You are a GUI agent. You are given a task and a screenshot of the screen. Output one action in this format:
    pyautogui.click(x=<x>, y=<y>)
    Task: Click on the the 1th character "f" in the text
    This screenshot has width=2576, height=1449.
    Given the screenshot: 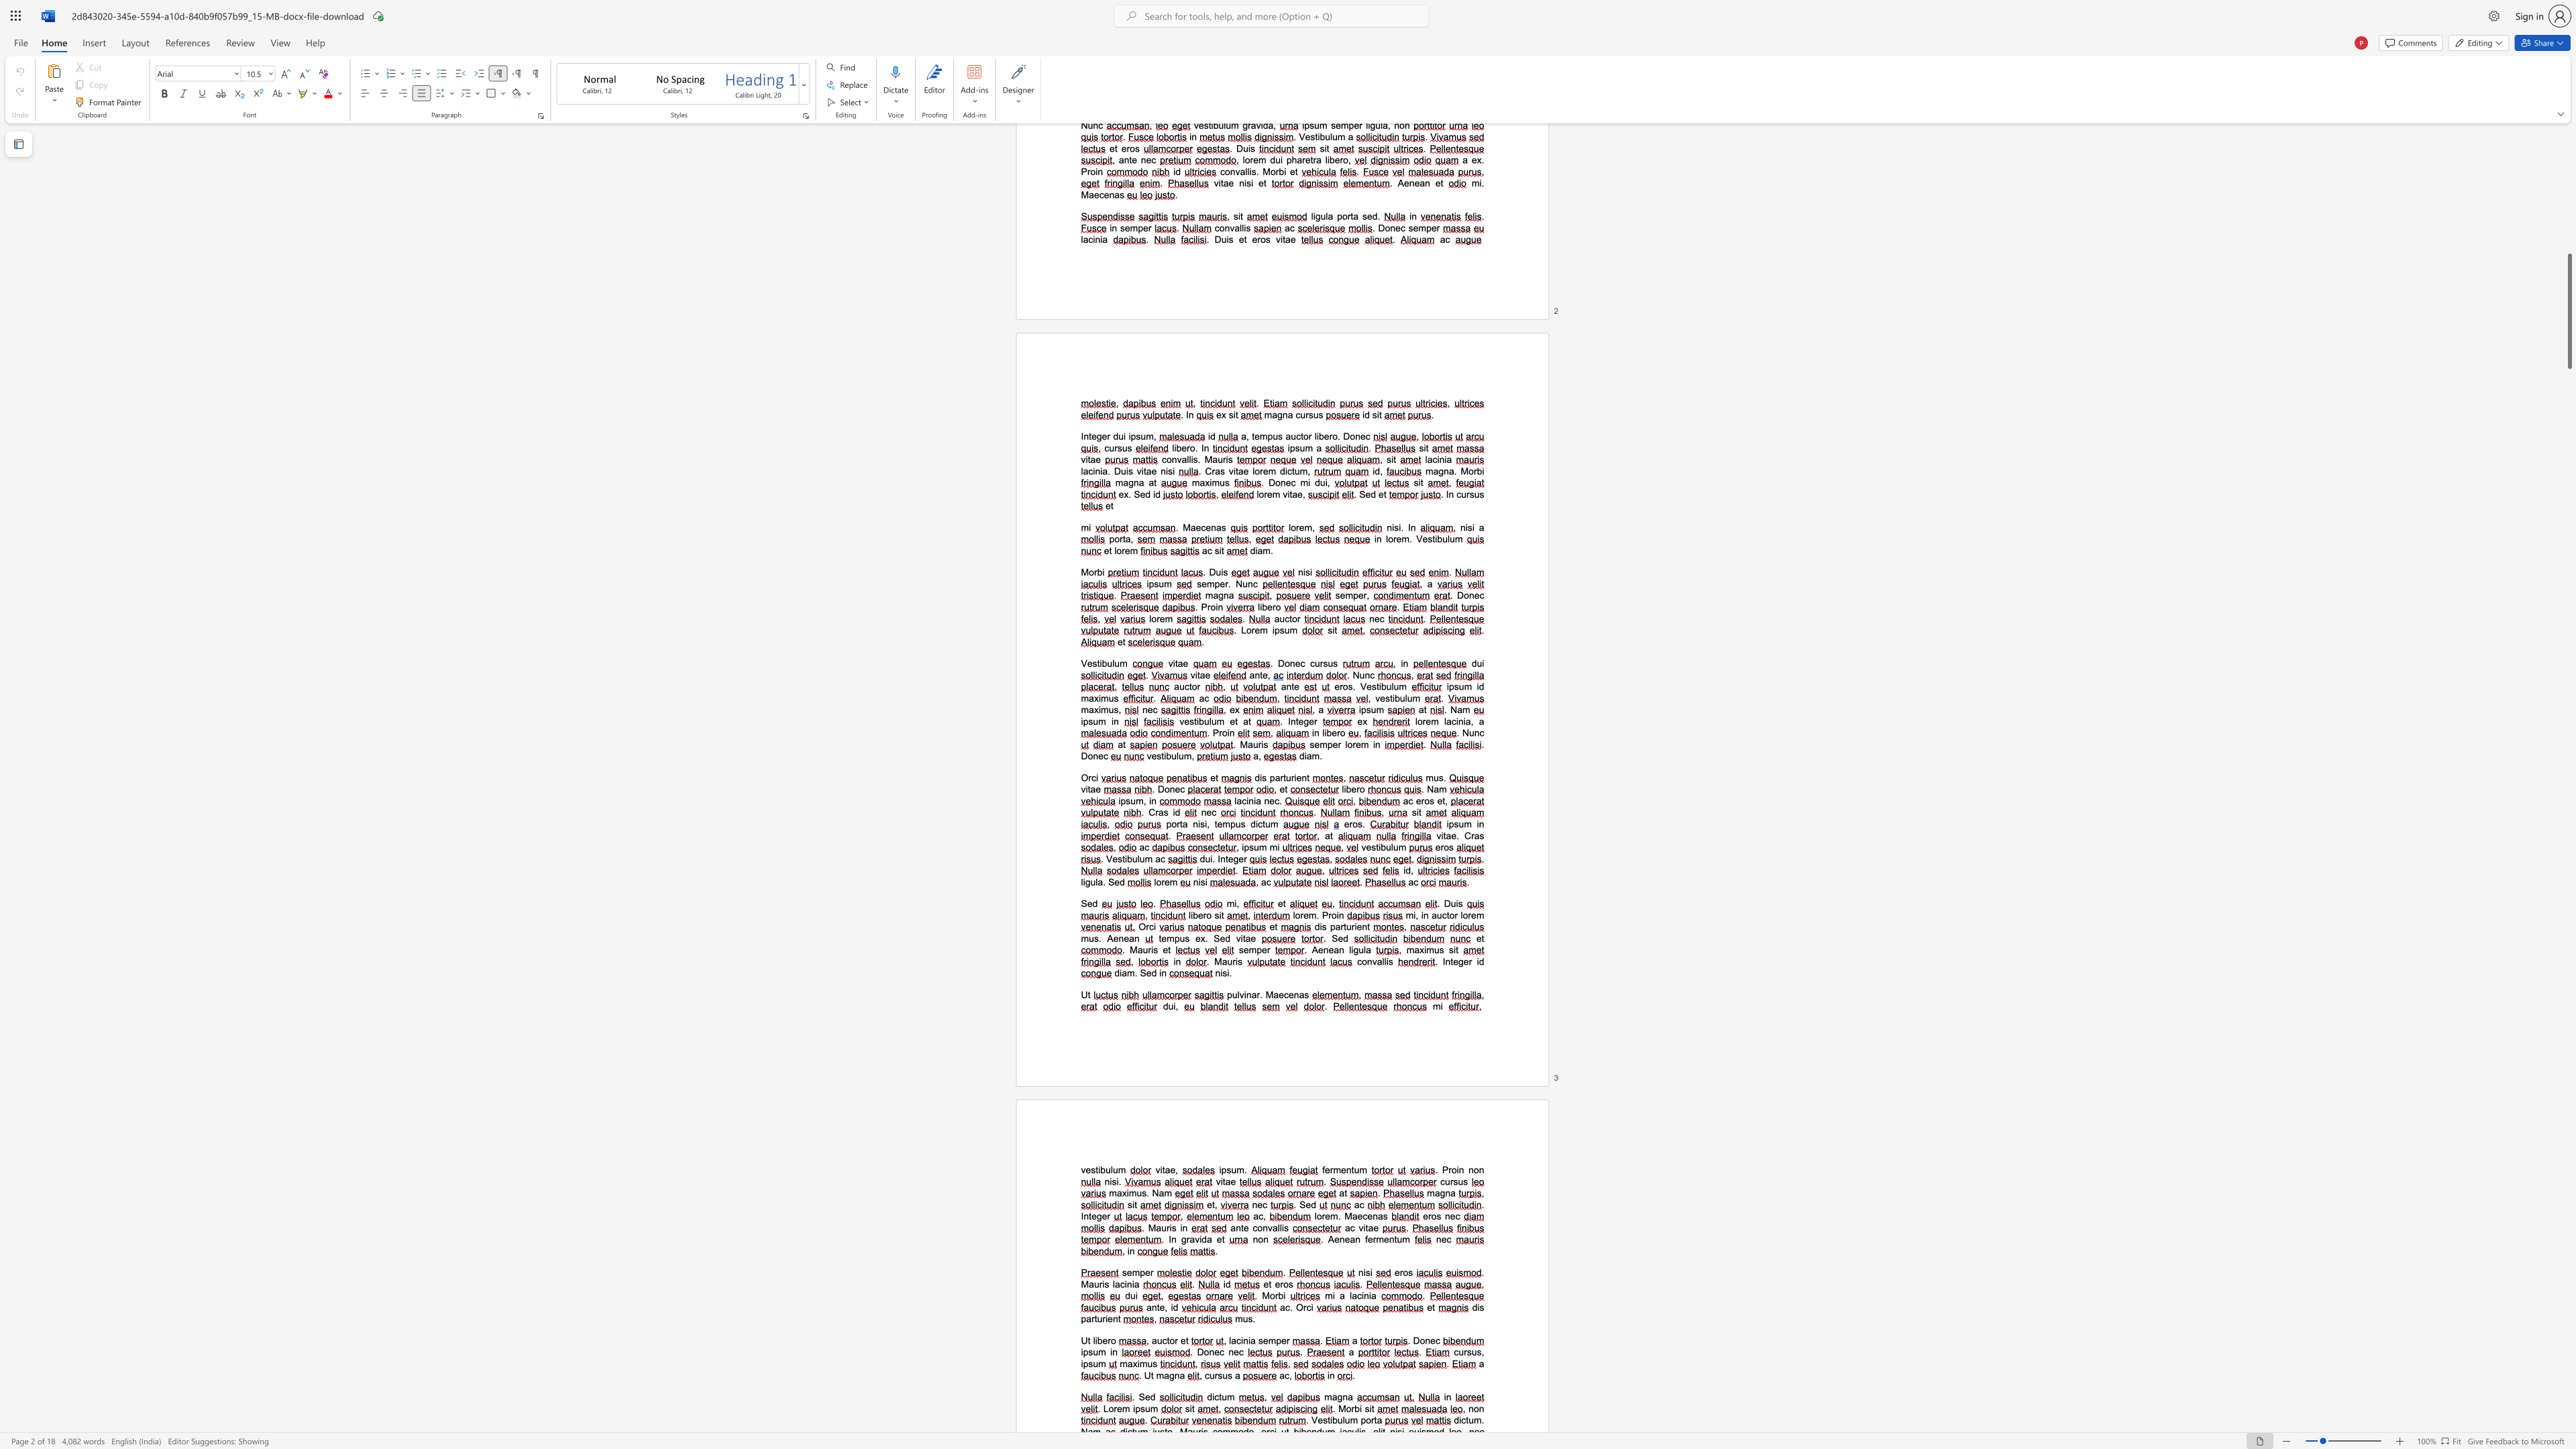 What is the action you would take?
    pyautogui.click(x=1323, y=1170)
    